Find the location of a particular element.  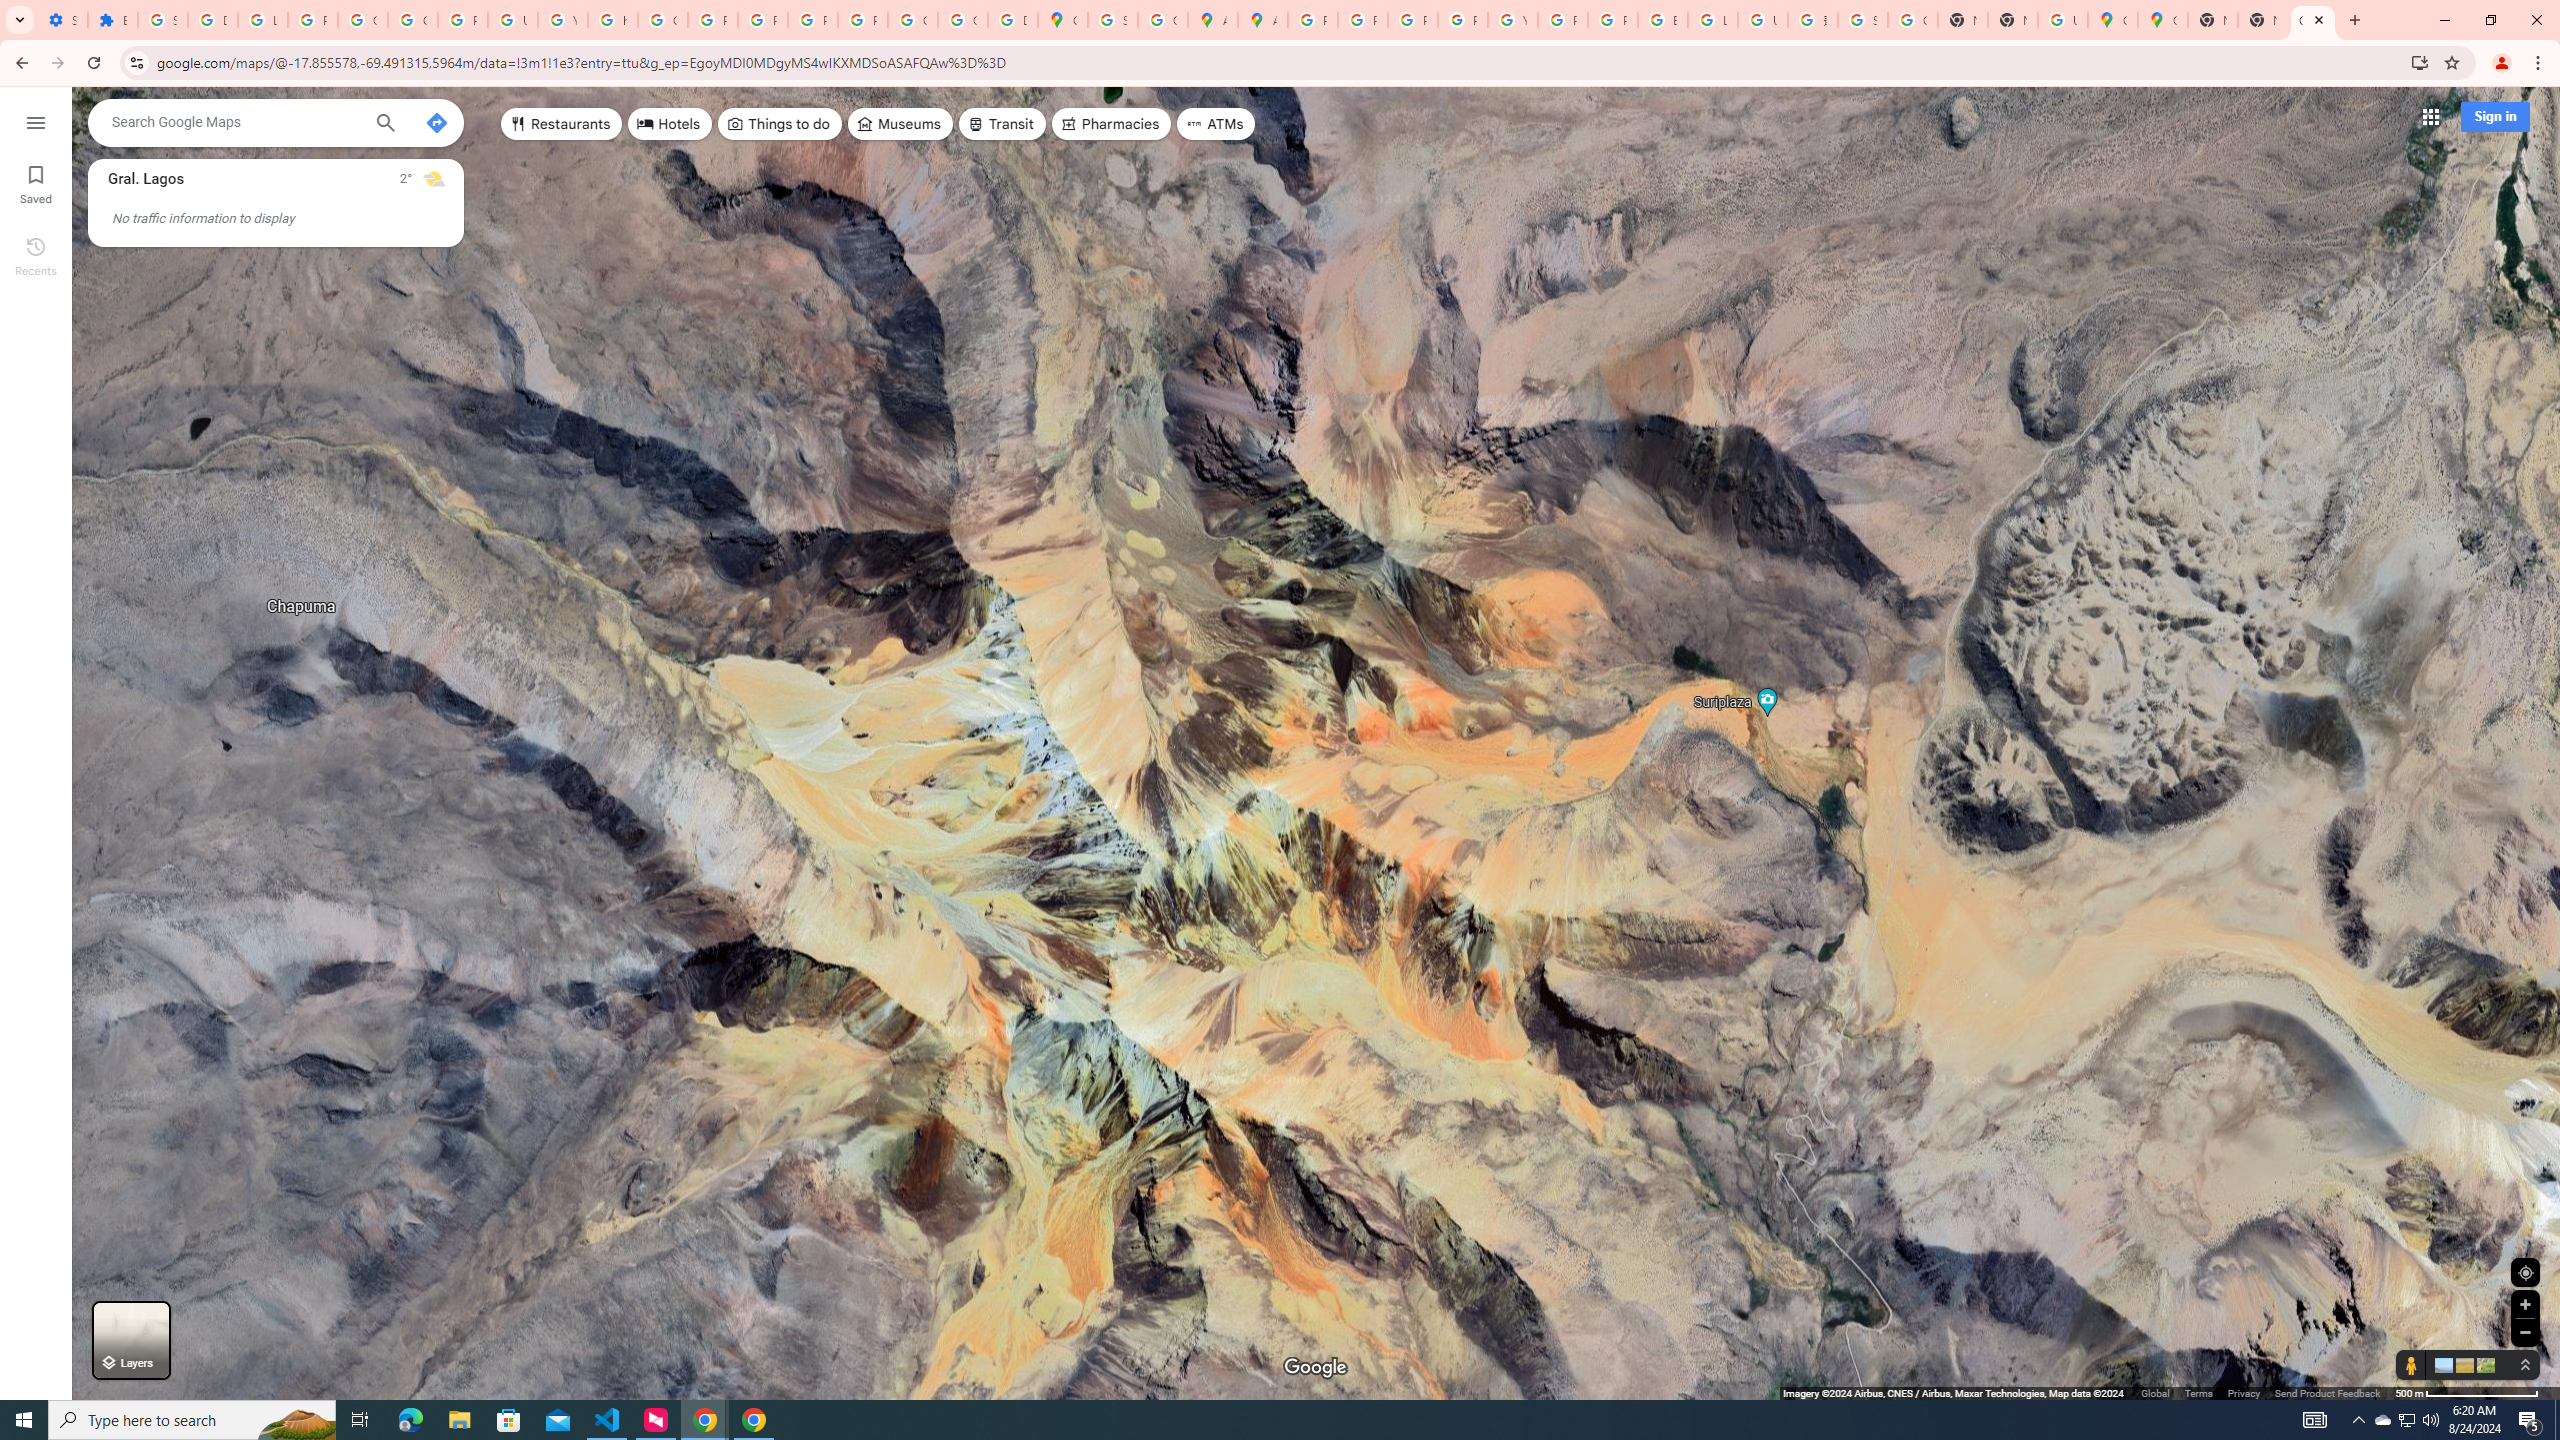

'Privacy Help Center - Policies Help' is located at coordinates (1362, 19).